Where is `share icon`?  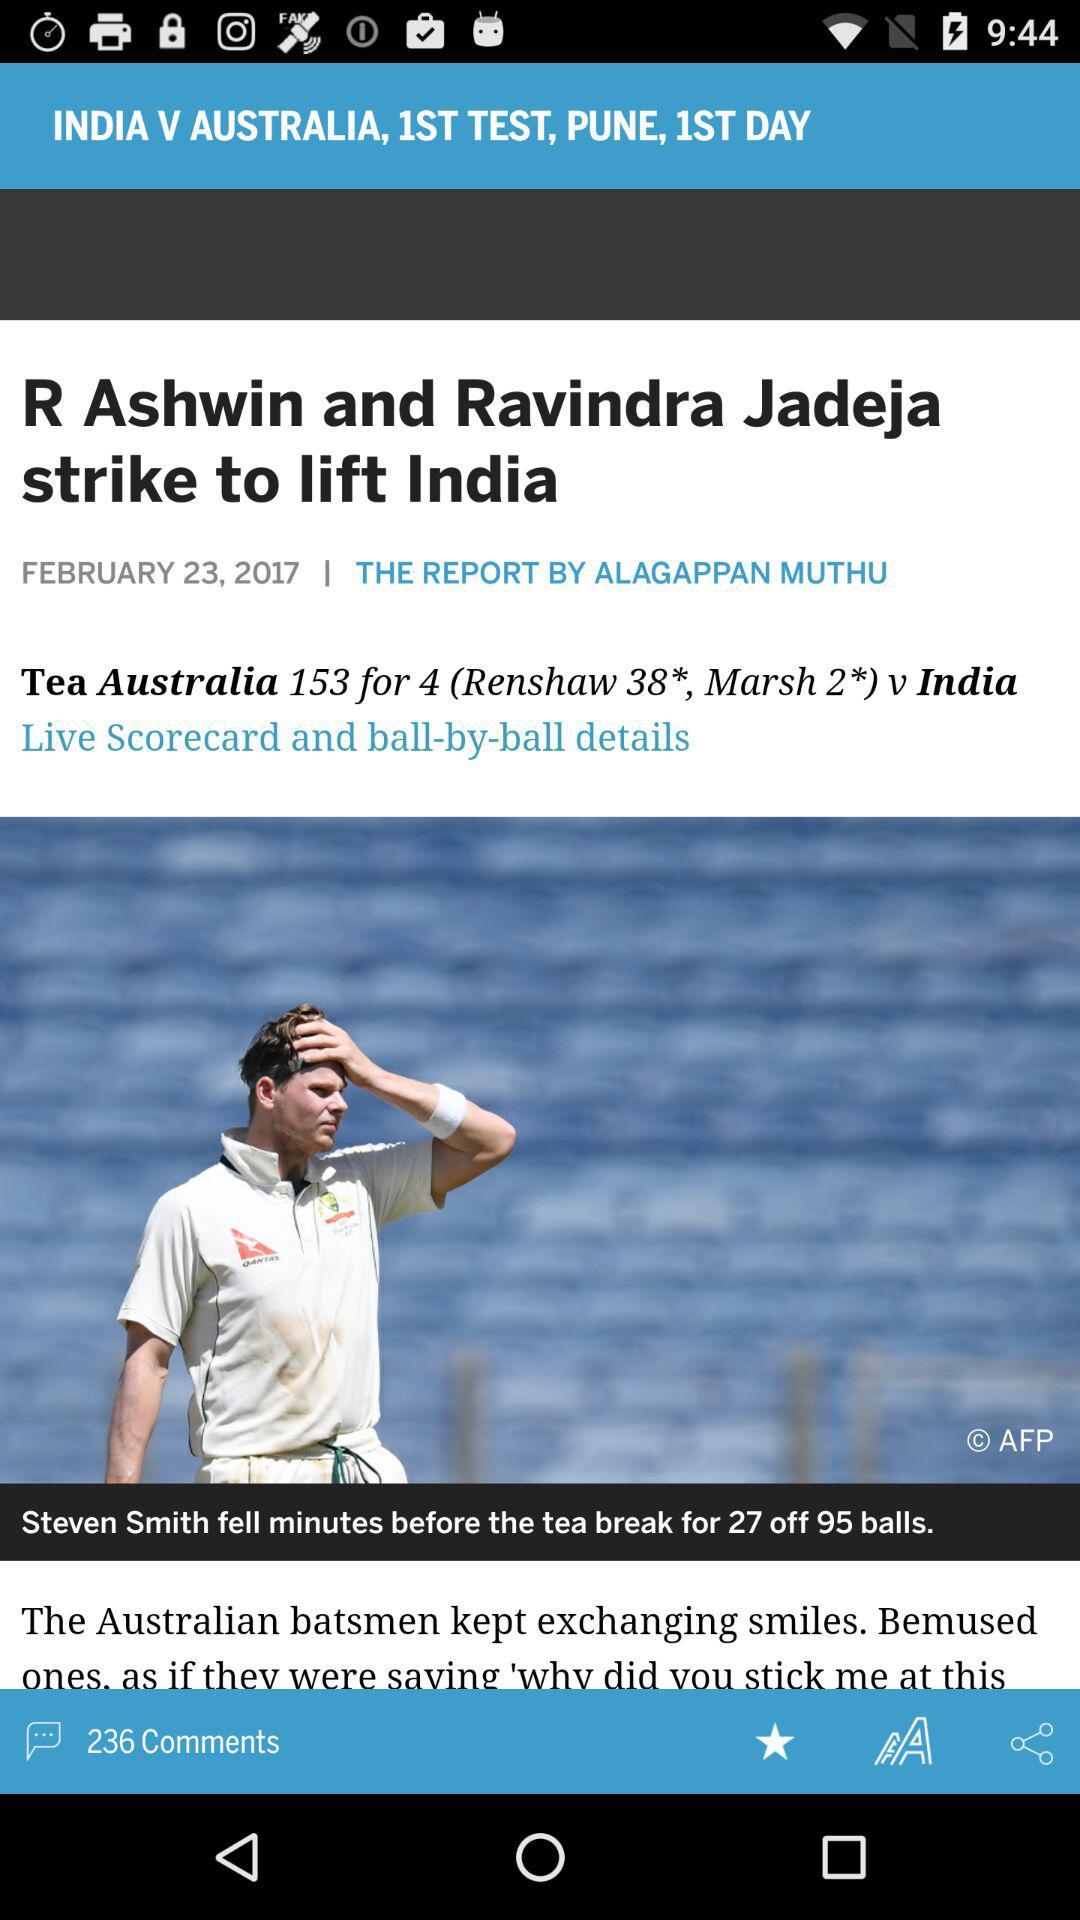
share icon is located at coordinates (1032, 1742).